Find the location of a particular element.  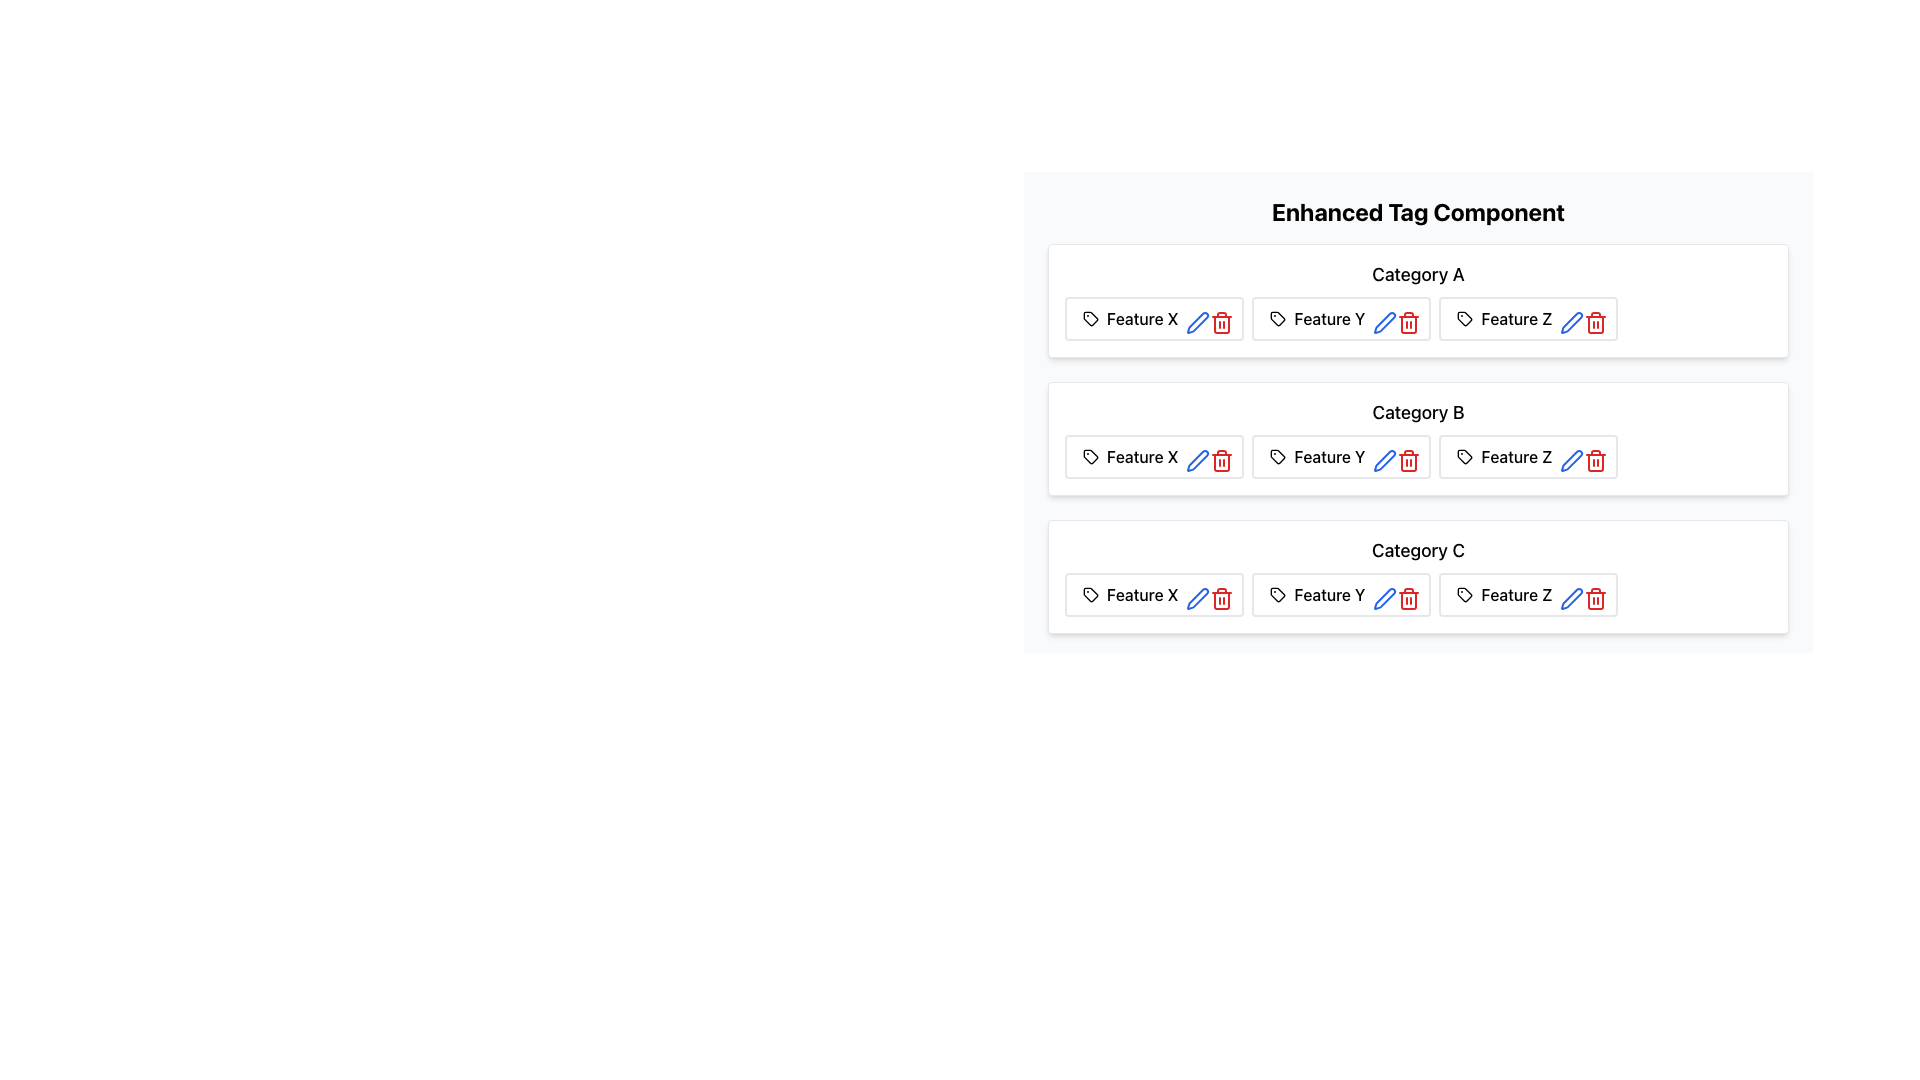

the deletion icon button located on the far right of the 'Feature Y' bar in the 'Category B' section is located at coordinates (1408, 461).